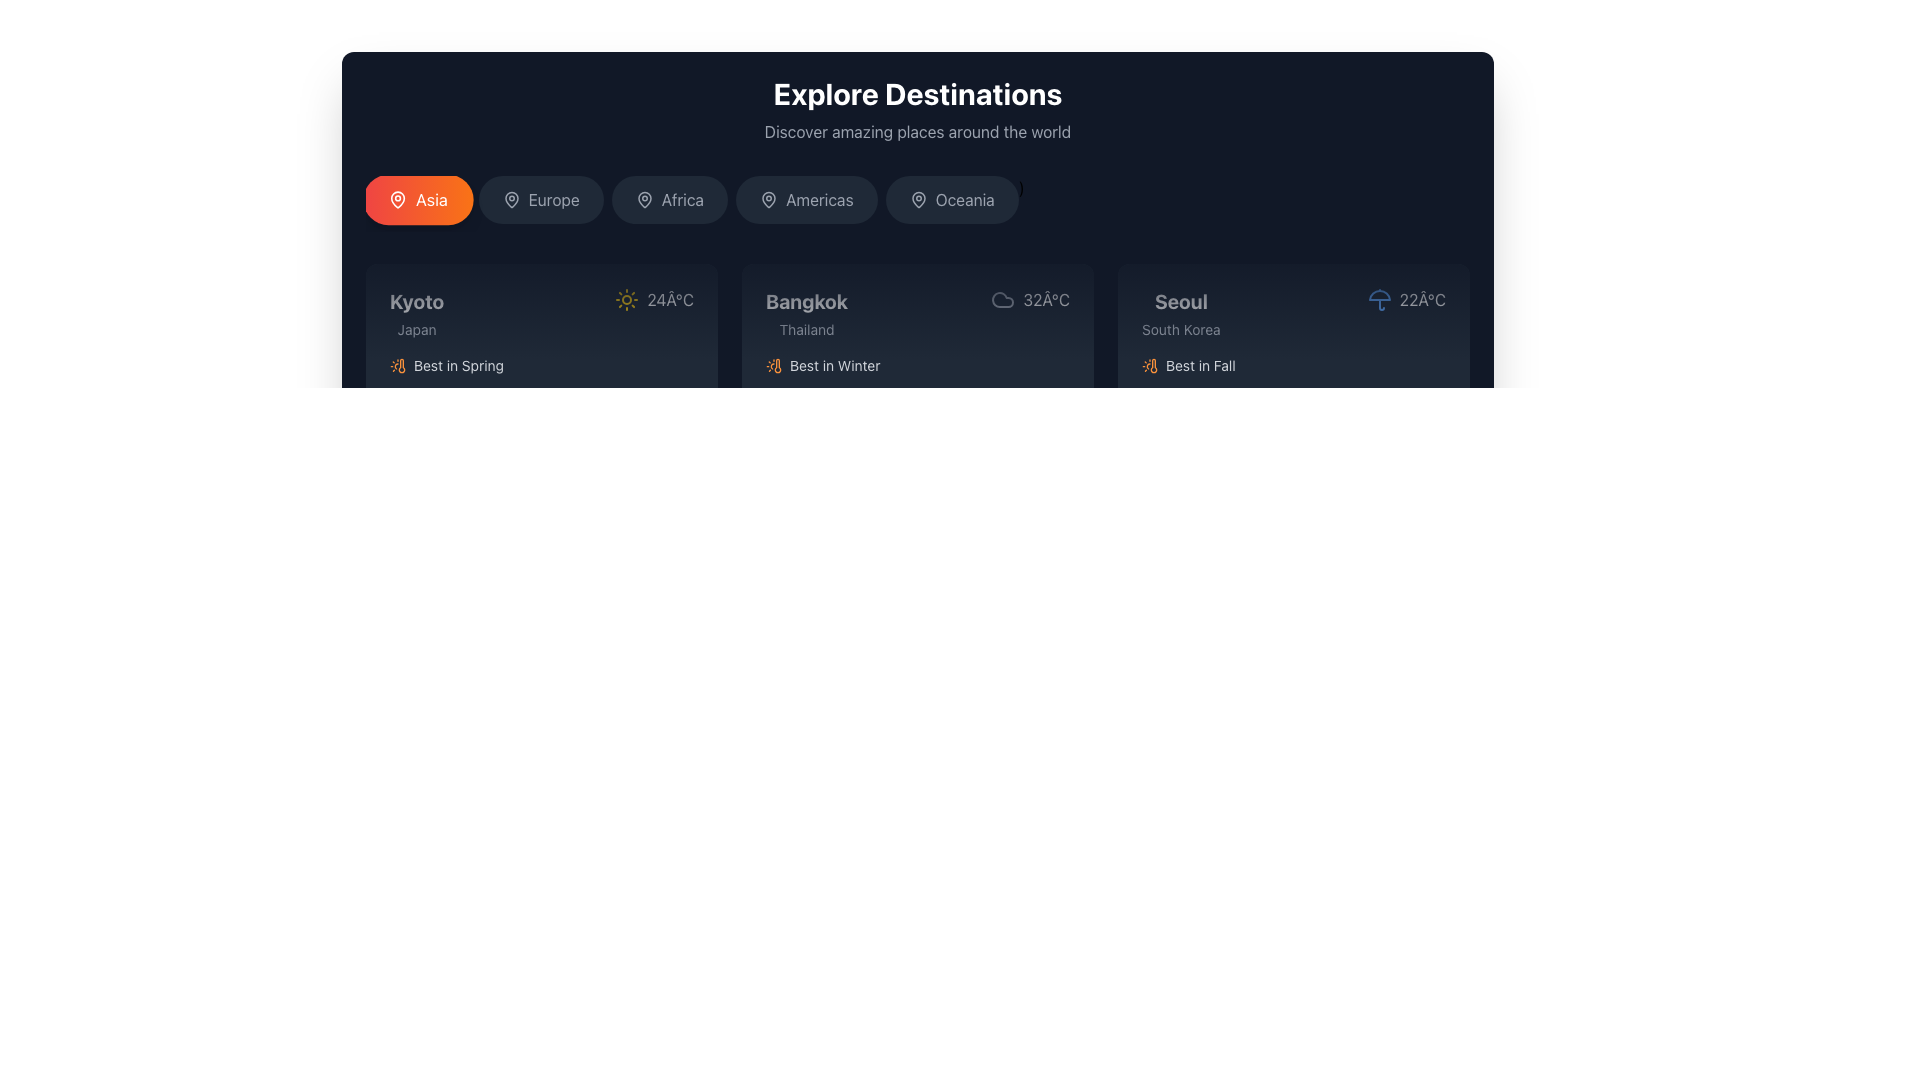  I want to click on the map pin icon representing the 'Oceania' section in the navigation bar, so click(917, 200).